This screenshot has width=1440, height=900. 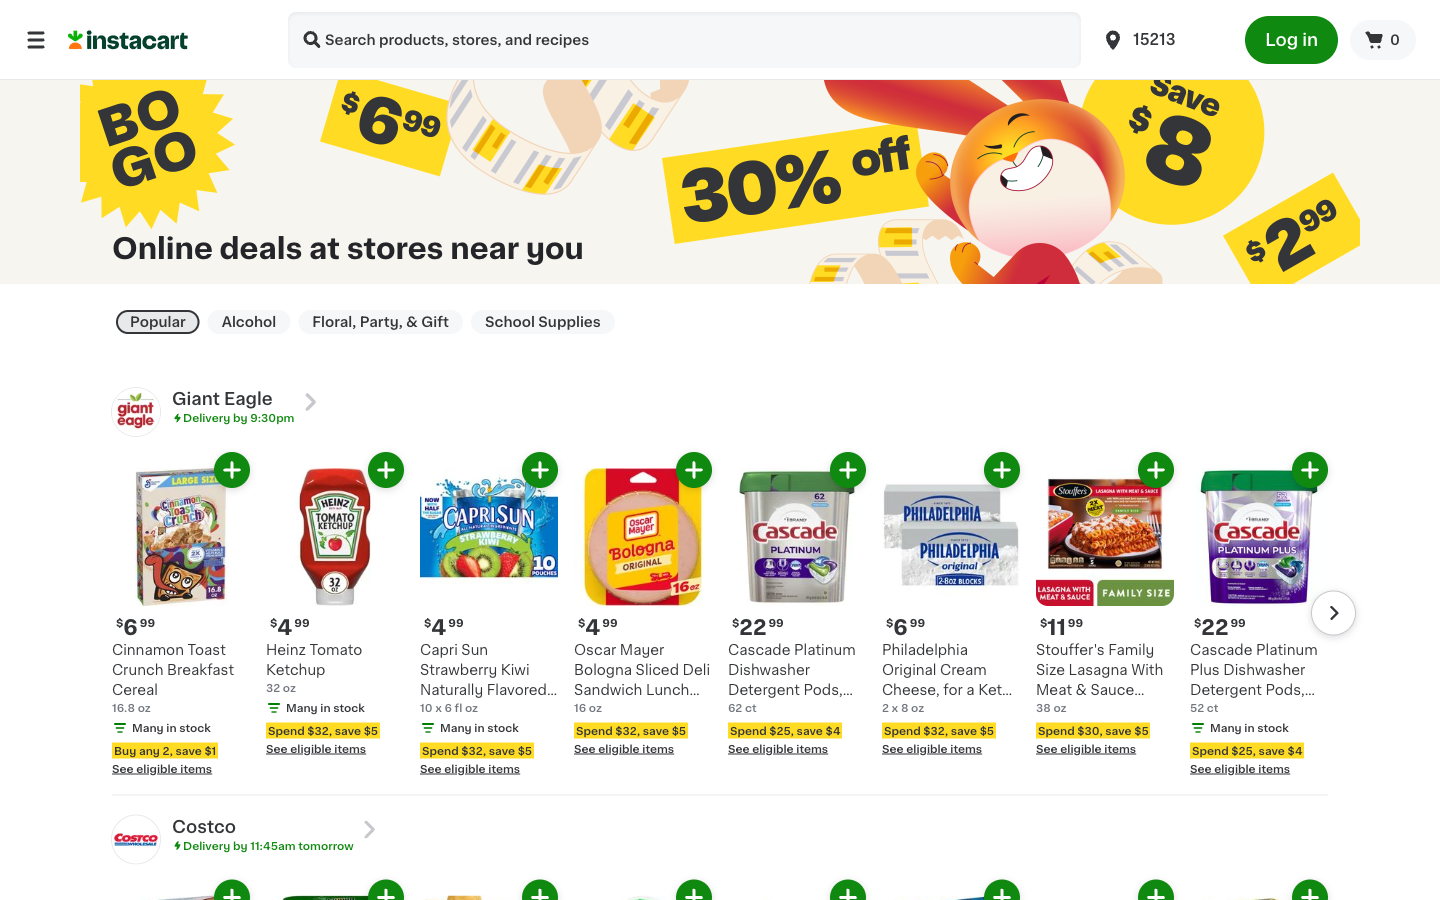 I want to click on Display all qualifying products for discount with Cinnamon Toast Breakfast, so click(x=209, y=782).